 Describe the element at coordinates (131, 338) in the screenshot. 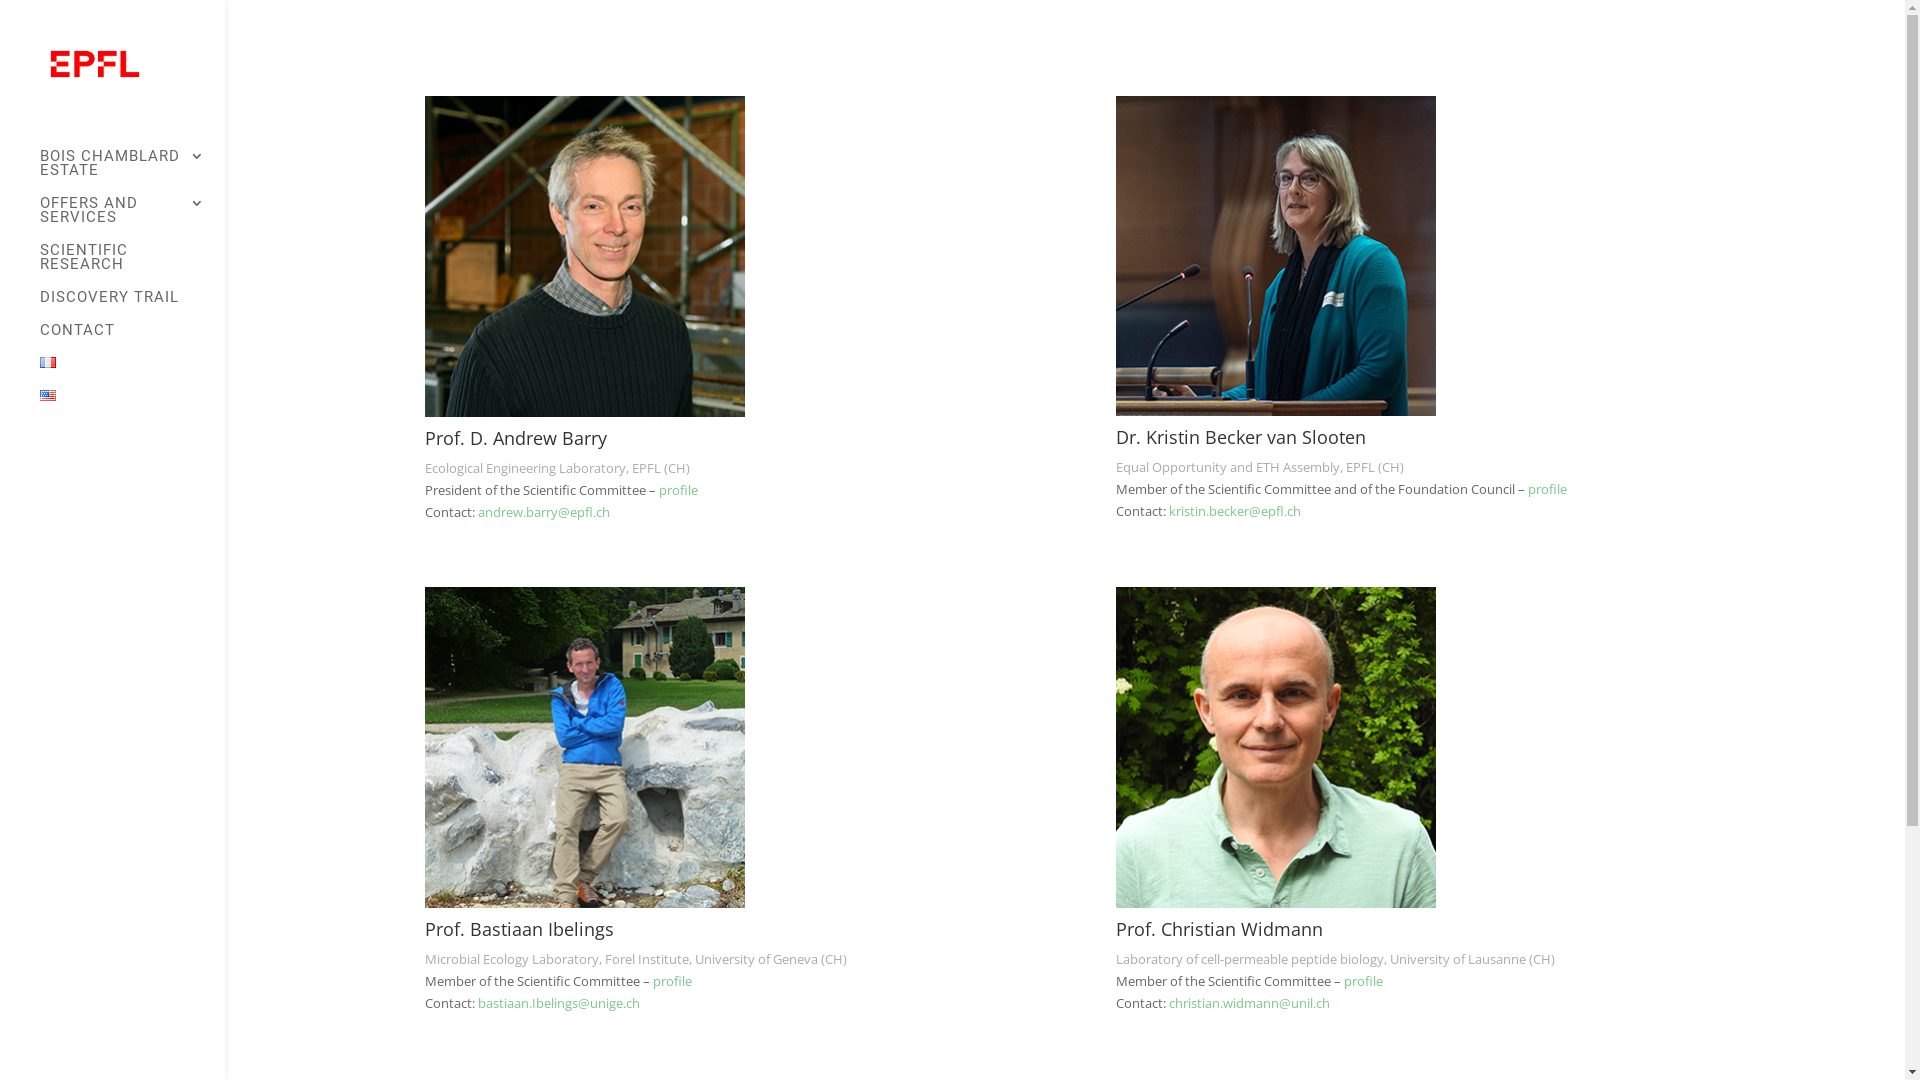

I see `'CONTACT'` at that location.